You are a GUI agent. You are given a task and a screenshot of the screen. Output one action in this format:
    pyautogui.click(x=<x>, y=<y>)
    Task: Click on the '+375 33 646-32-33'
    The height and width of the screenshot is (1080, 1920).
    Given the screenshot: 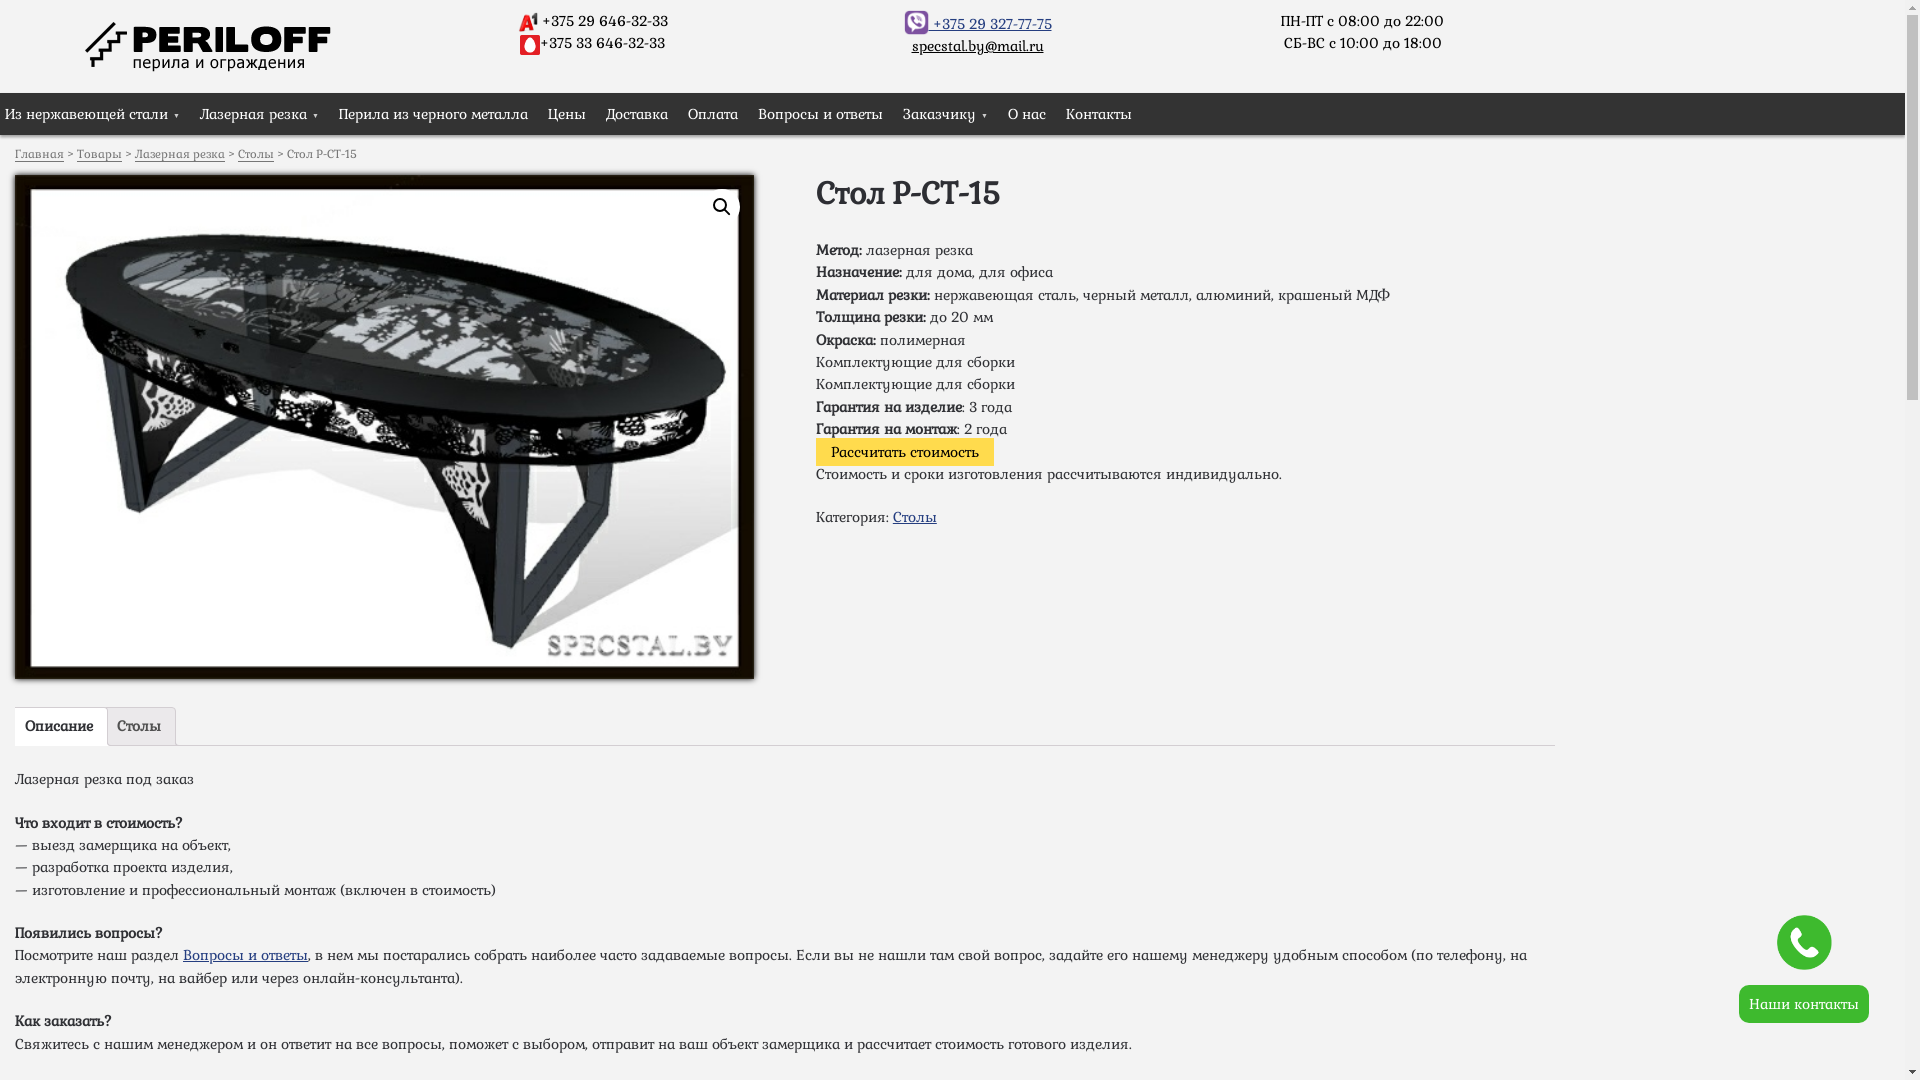 What is the action you would take?
    pyautogui.click(x=601, y=42)
    